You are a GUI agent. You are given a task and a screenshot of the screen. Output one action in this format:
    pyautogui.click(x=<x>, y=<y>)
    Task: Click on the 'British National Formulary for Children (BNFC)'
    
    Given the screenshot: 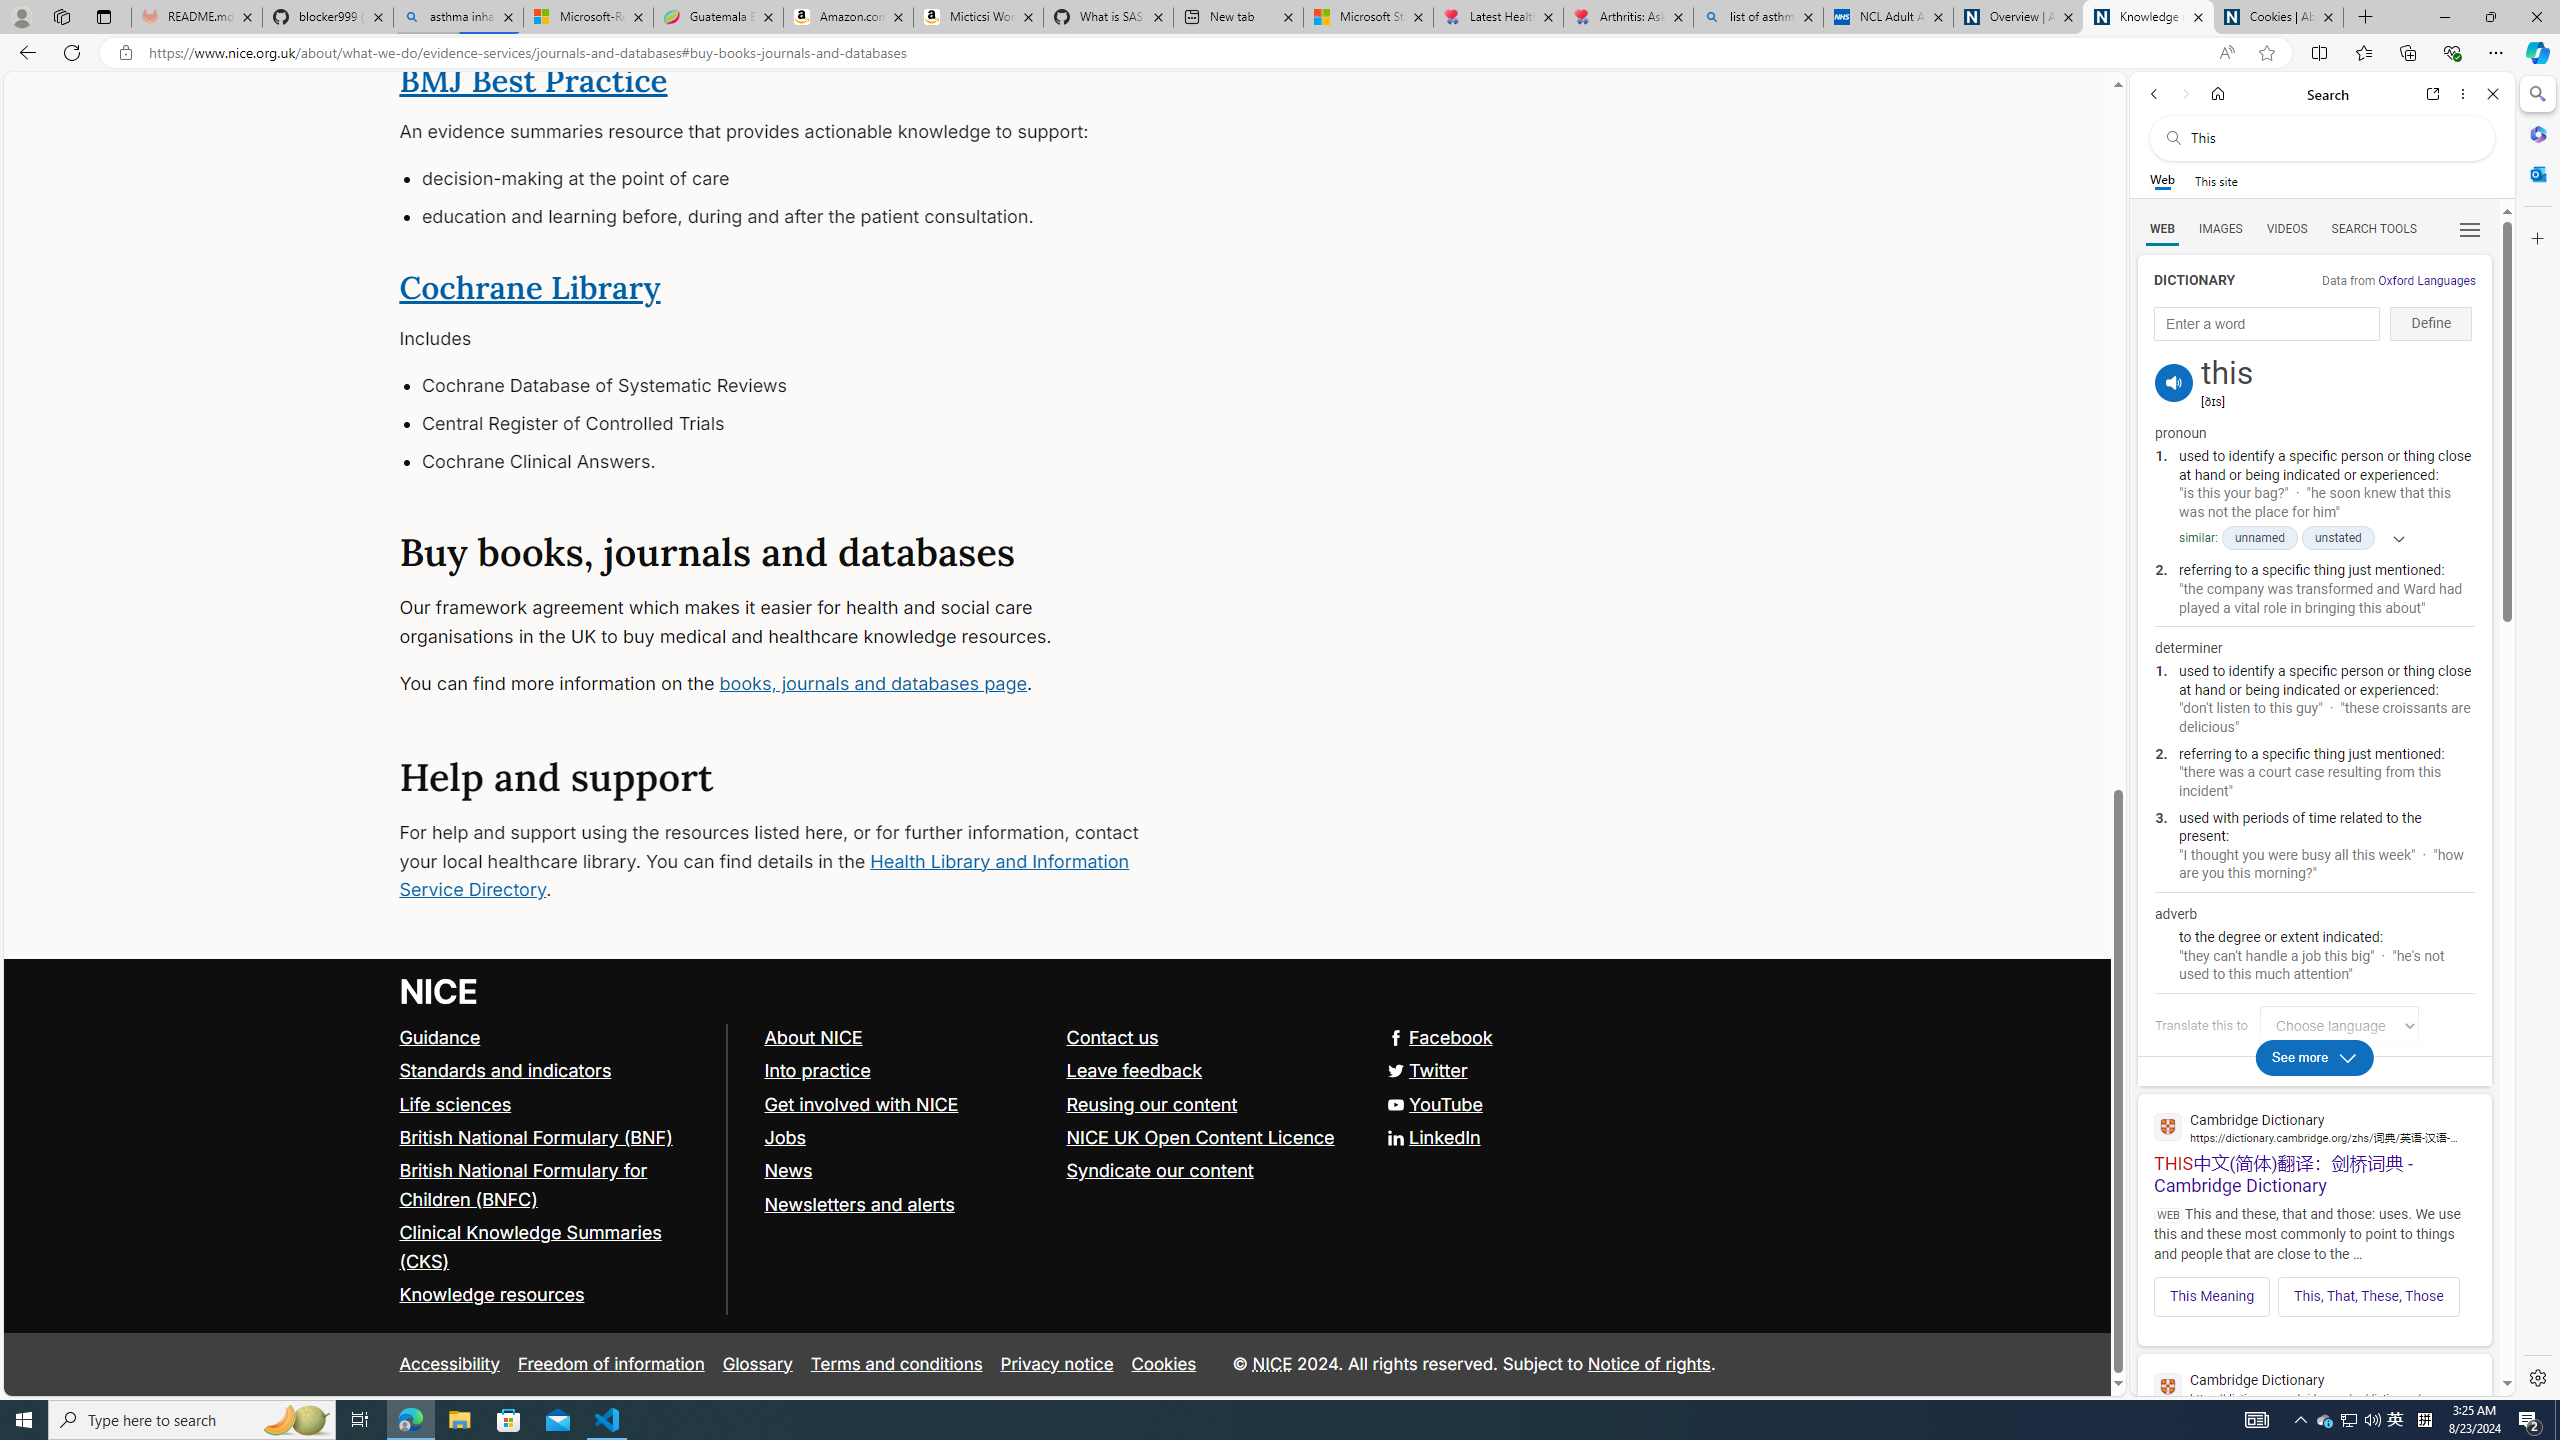 What is the action you would take?
    pyautogui.click(x=554, y=1184)
    